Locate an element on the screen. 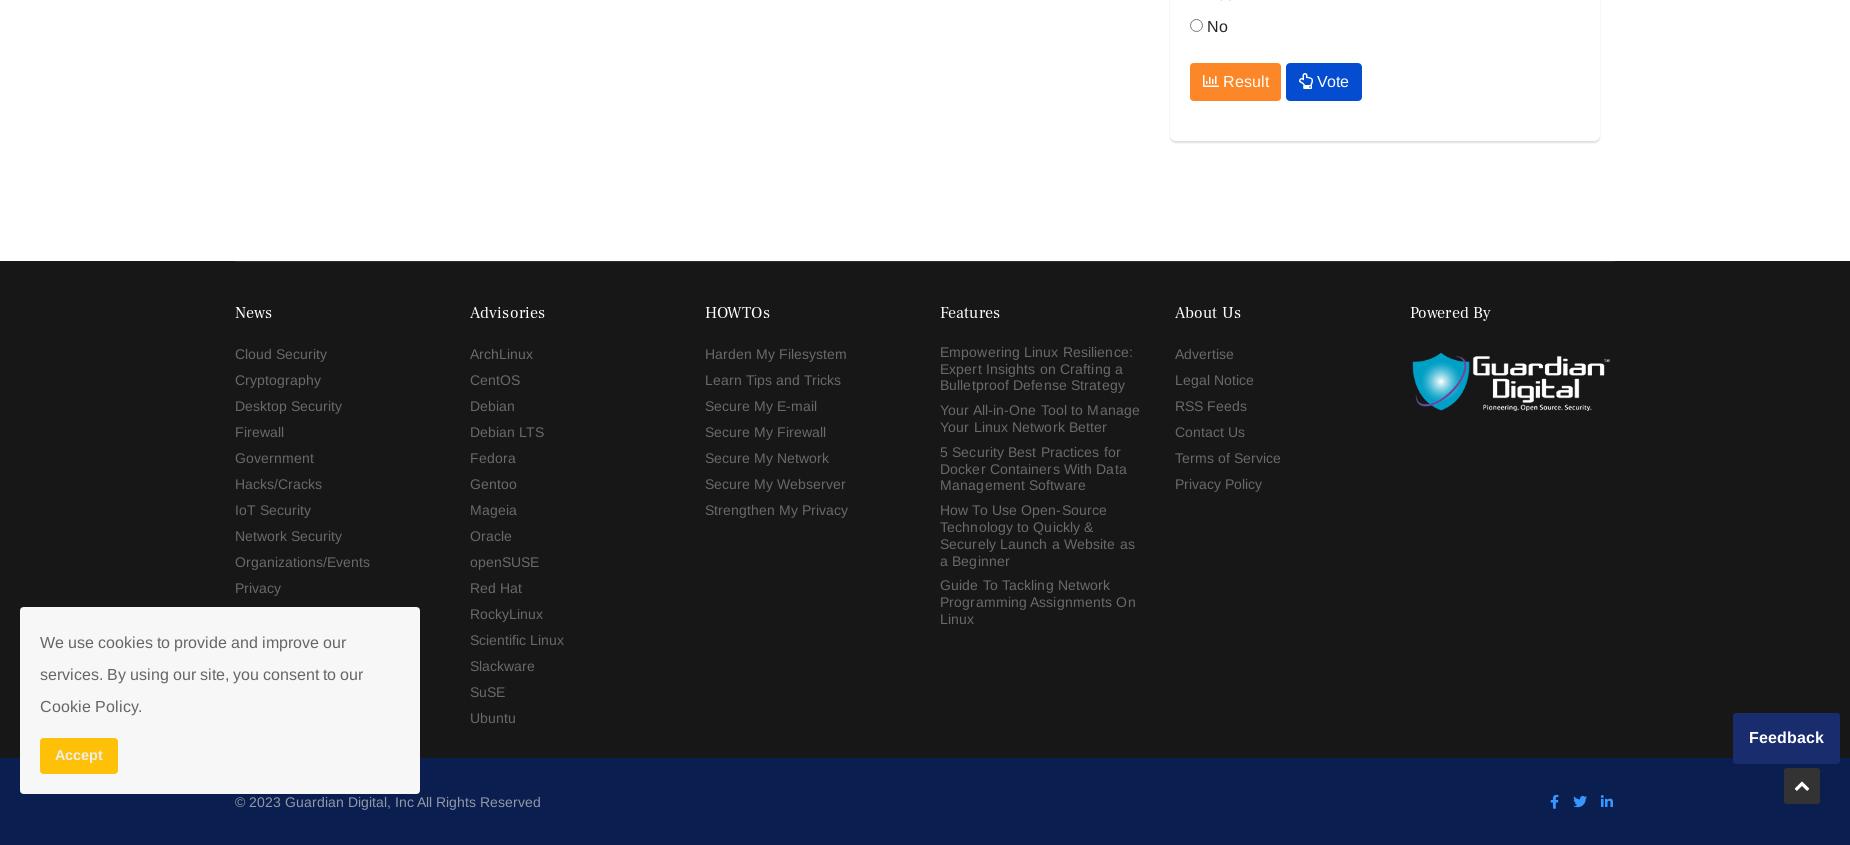  'Slackware' is located at coordinates (502, 160).